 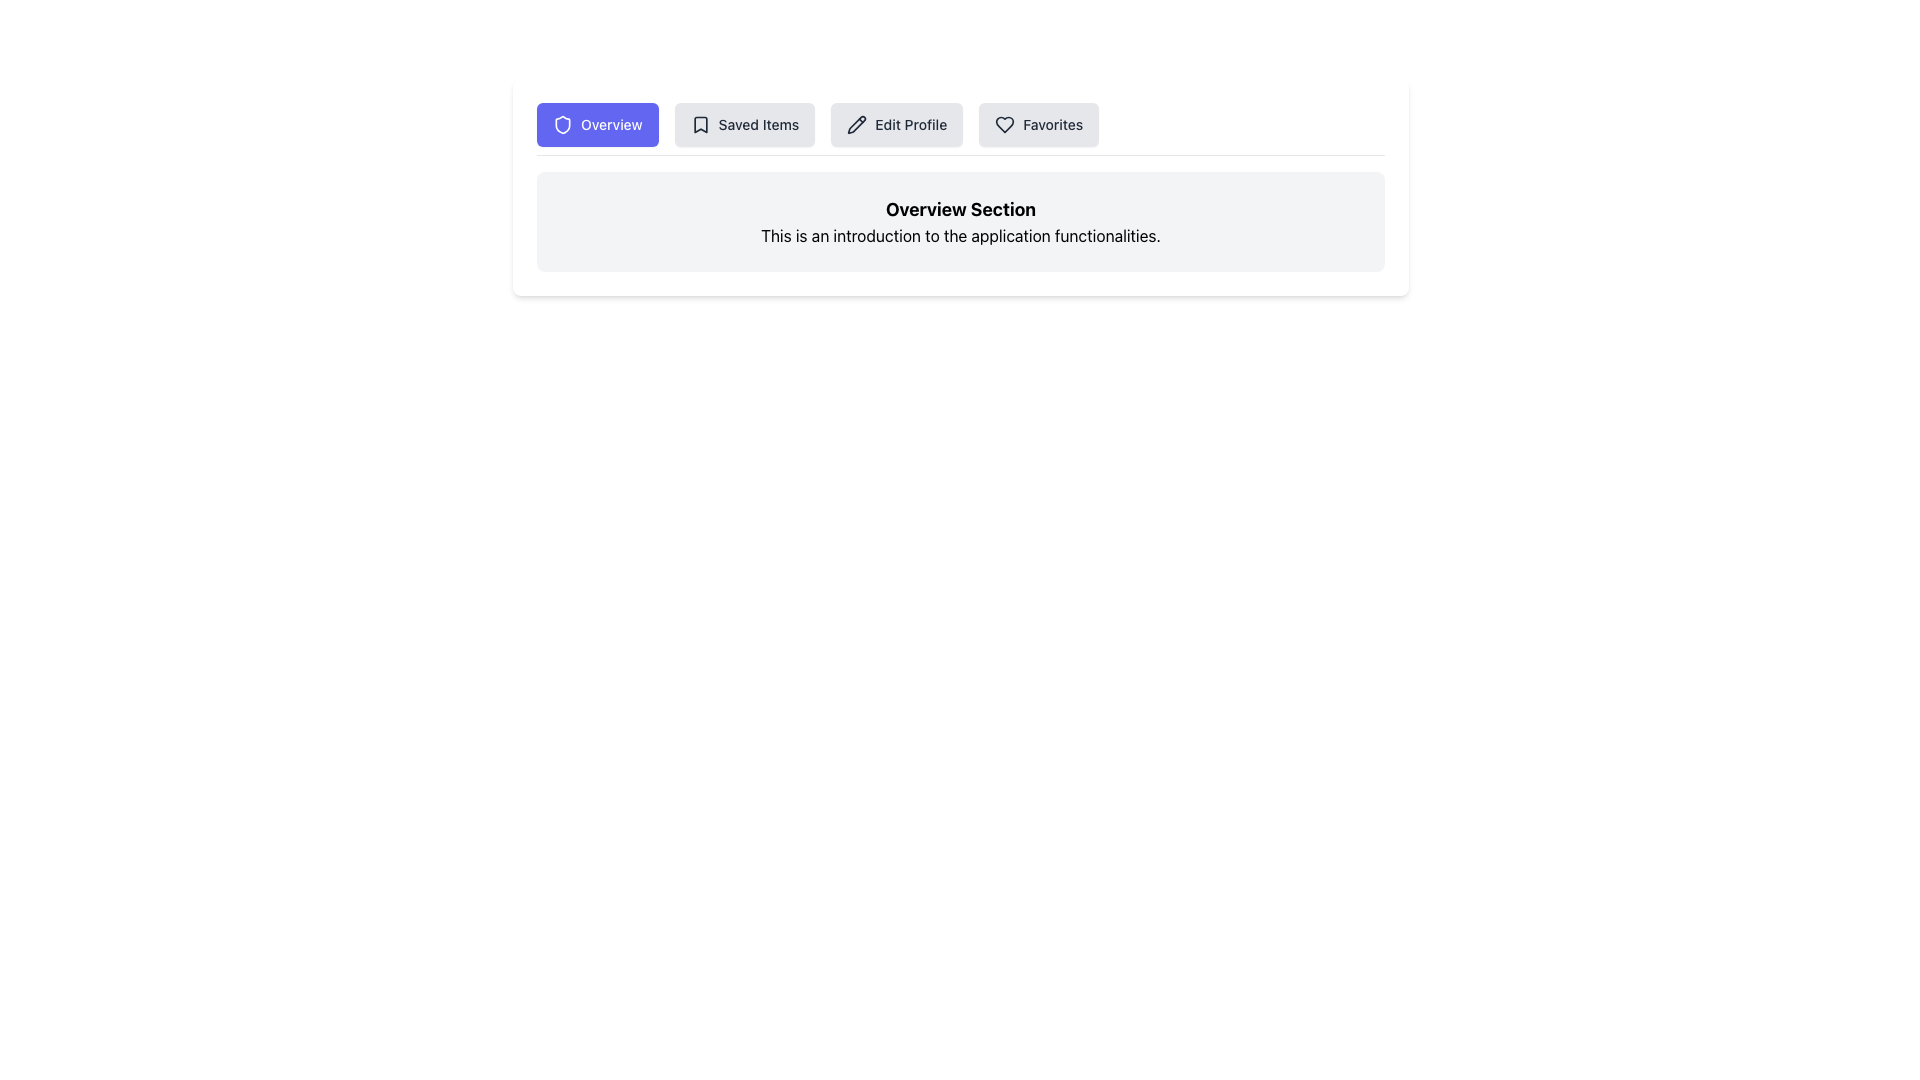 What do you see at coordinates (960, 234) in the screenshot?
I see `the text display that says 'This is an introduction to the application functionalities.' located in the Overview Section of the UI` at bounding box center [960, 234].